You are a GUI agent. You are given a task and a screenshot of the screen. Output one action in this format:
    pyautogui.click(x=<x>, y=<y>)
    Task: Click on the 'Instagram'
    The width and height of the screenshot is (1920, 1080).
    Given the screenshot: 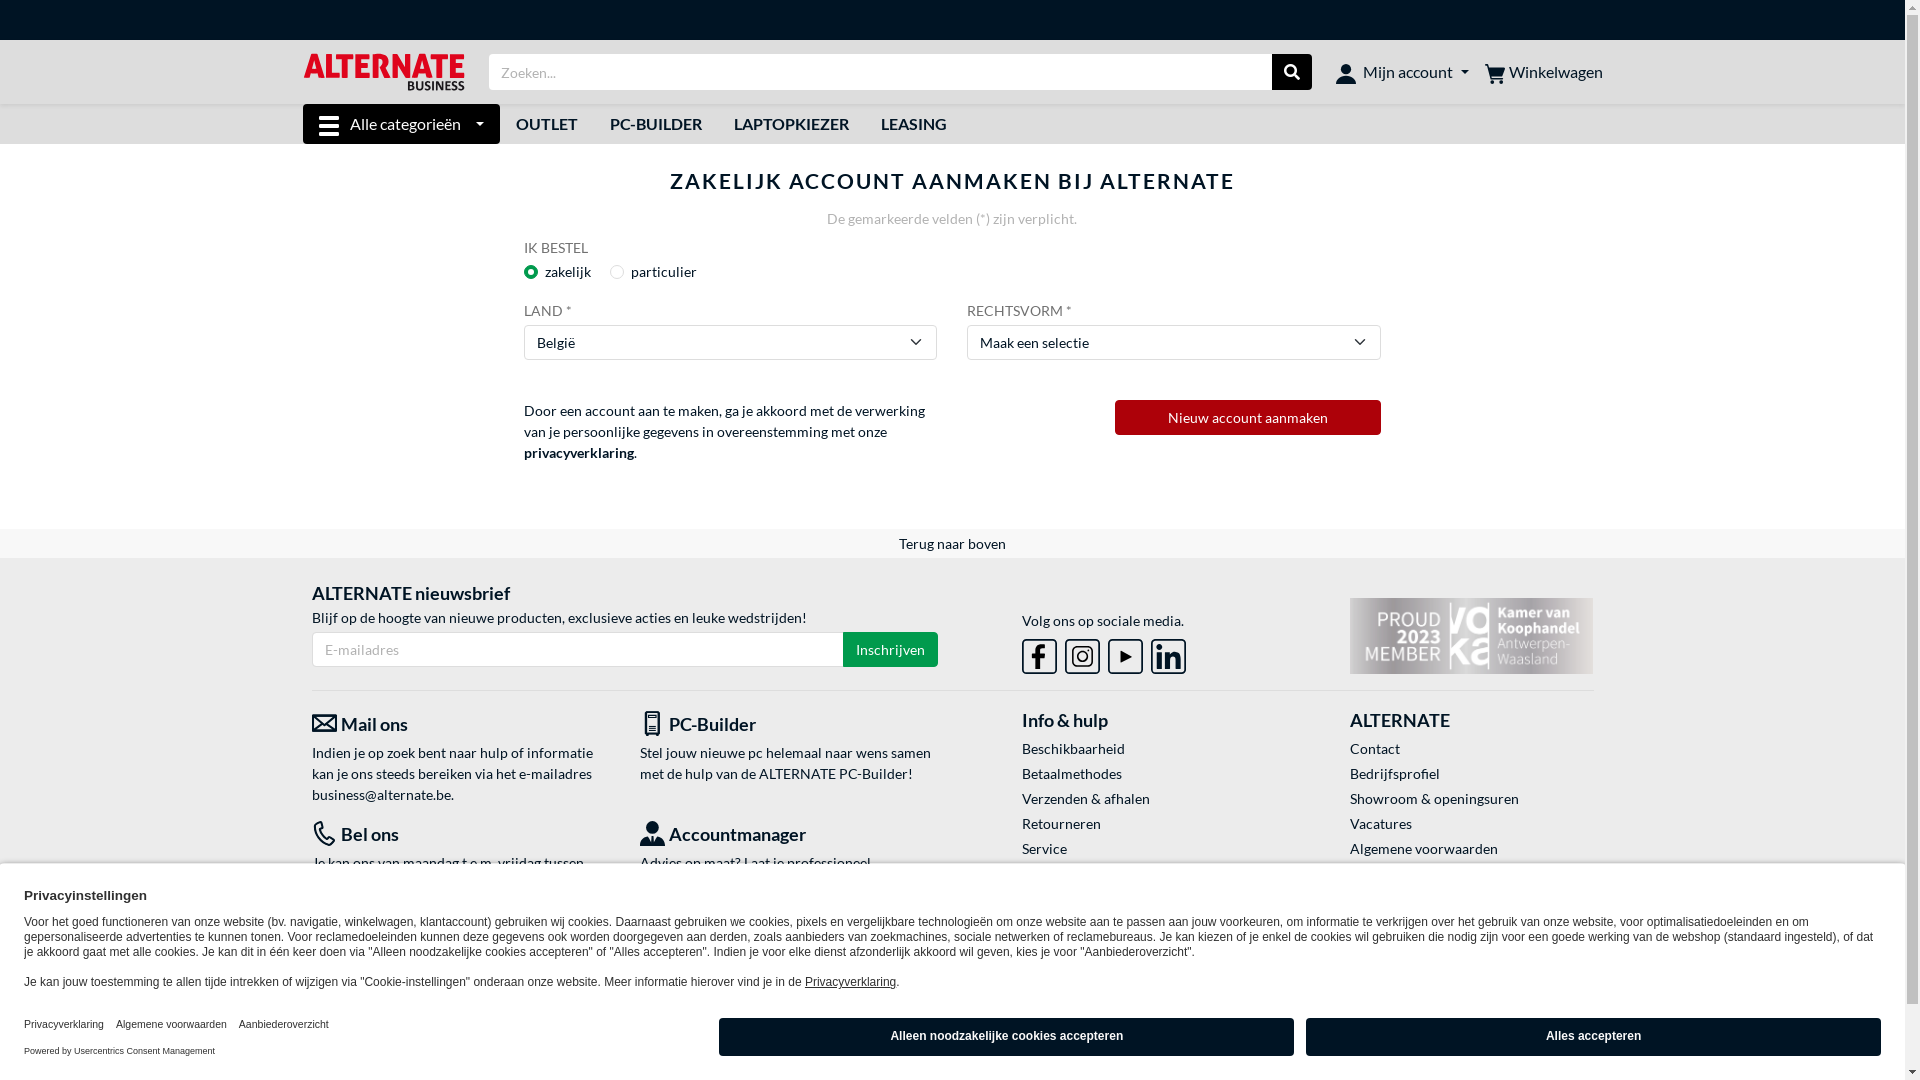 What is the action you would take?
    pyautogui.click(x=1081, y=652)
    